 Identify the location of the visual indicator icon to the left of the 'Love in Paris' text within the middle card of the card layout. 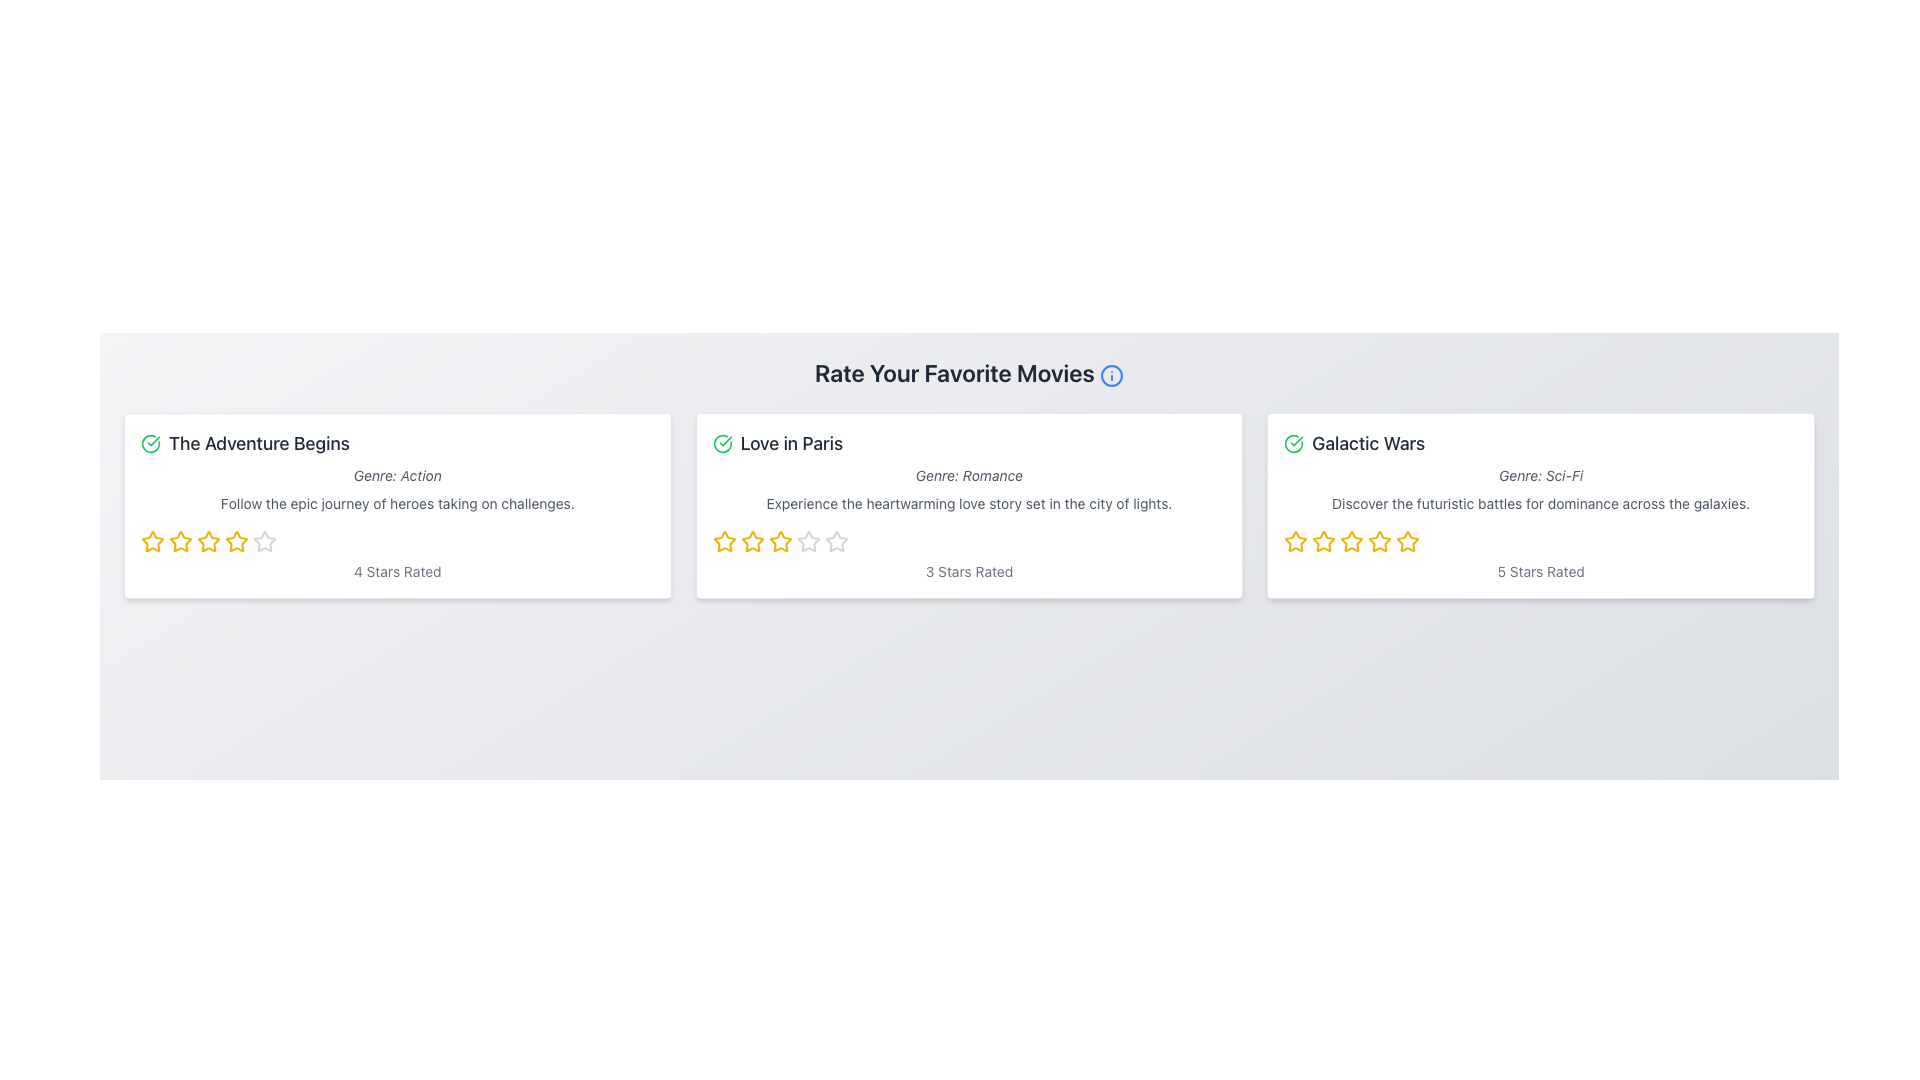
(721, 442).